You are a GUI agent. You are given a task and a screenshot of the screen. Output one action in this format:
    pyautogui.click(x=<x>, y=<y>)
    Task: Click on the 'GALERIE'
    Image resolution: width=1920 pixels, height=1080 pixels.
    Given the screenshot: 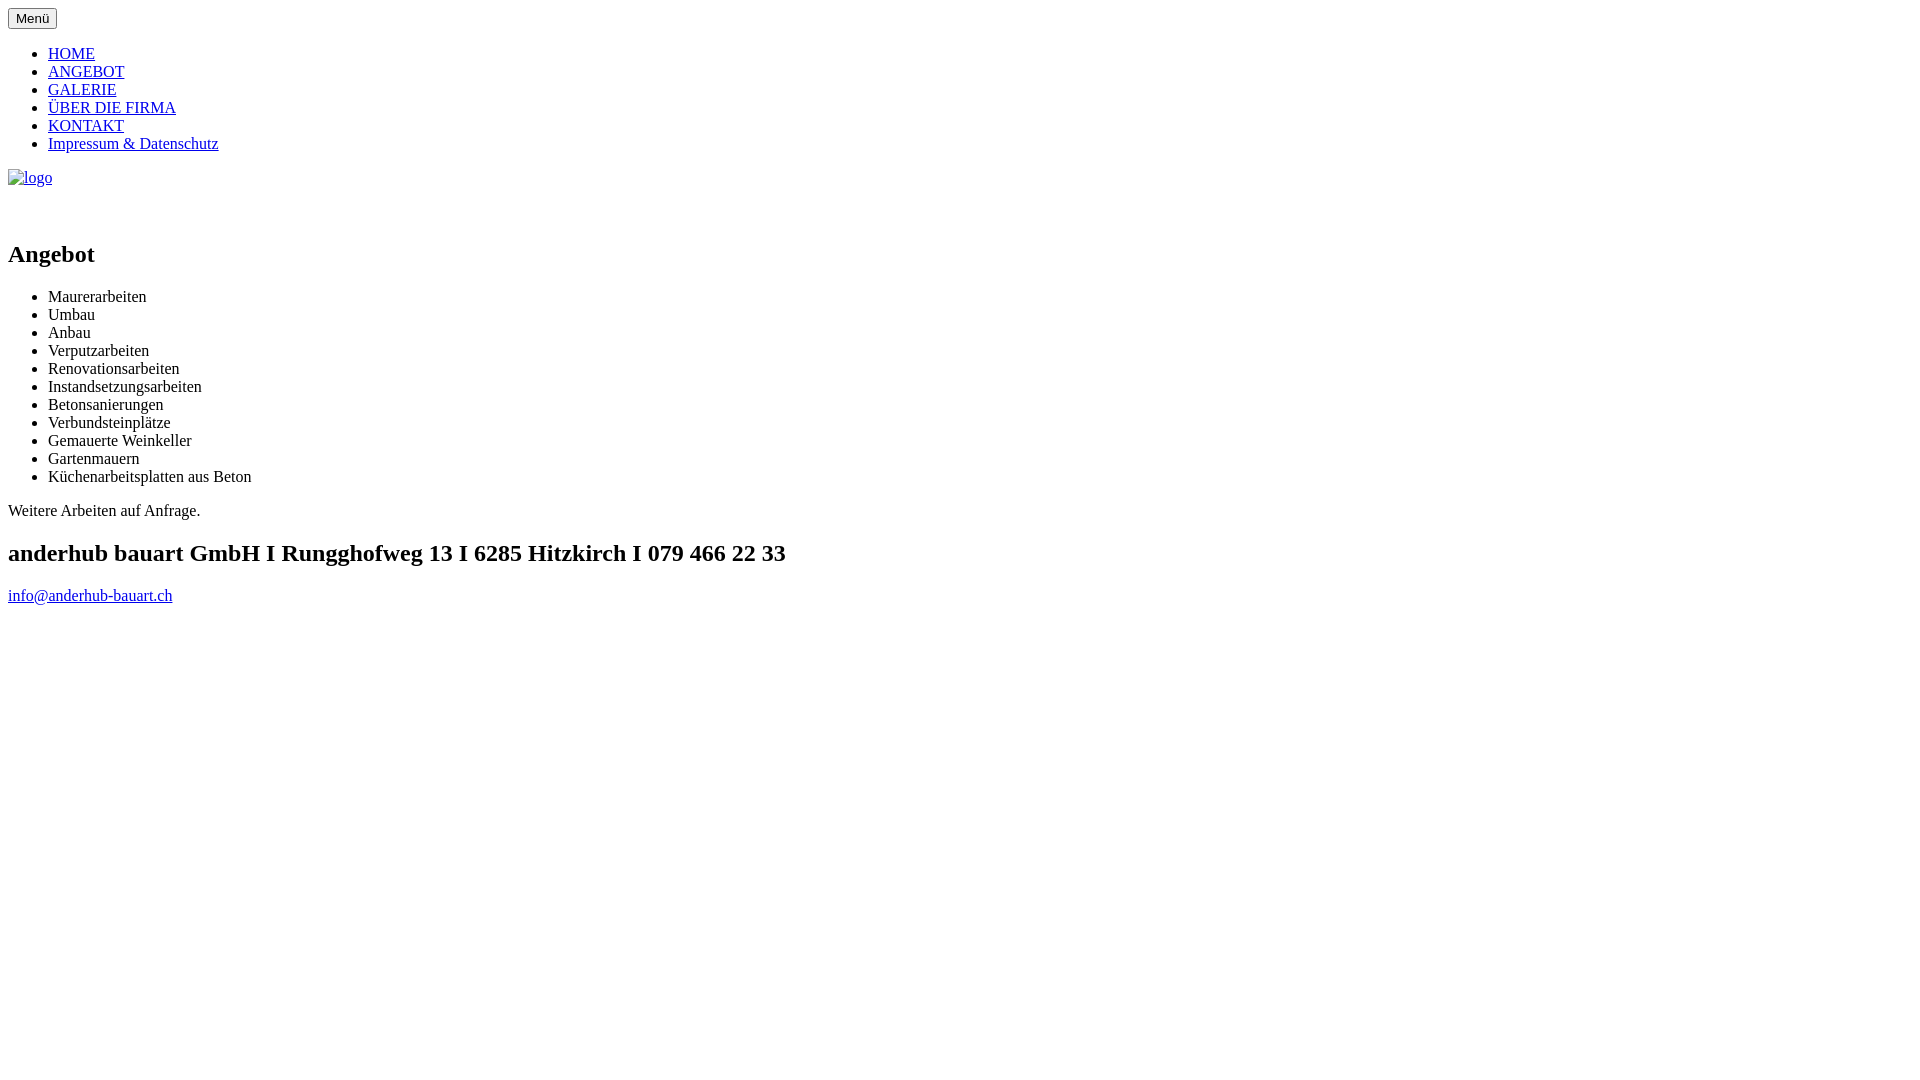 What is the action you would take?
    pyautogui.click(x=48, y=88)
    